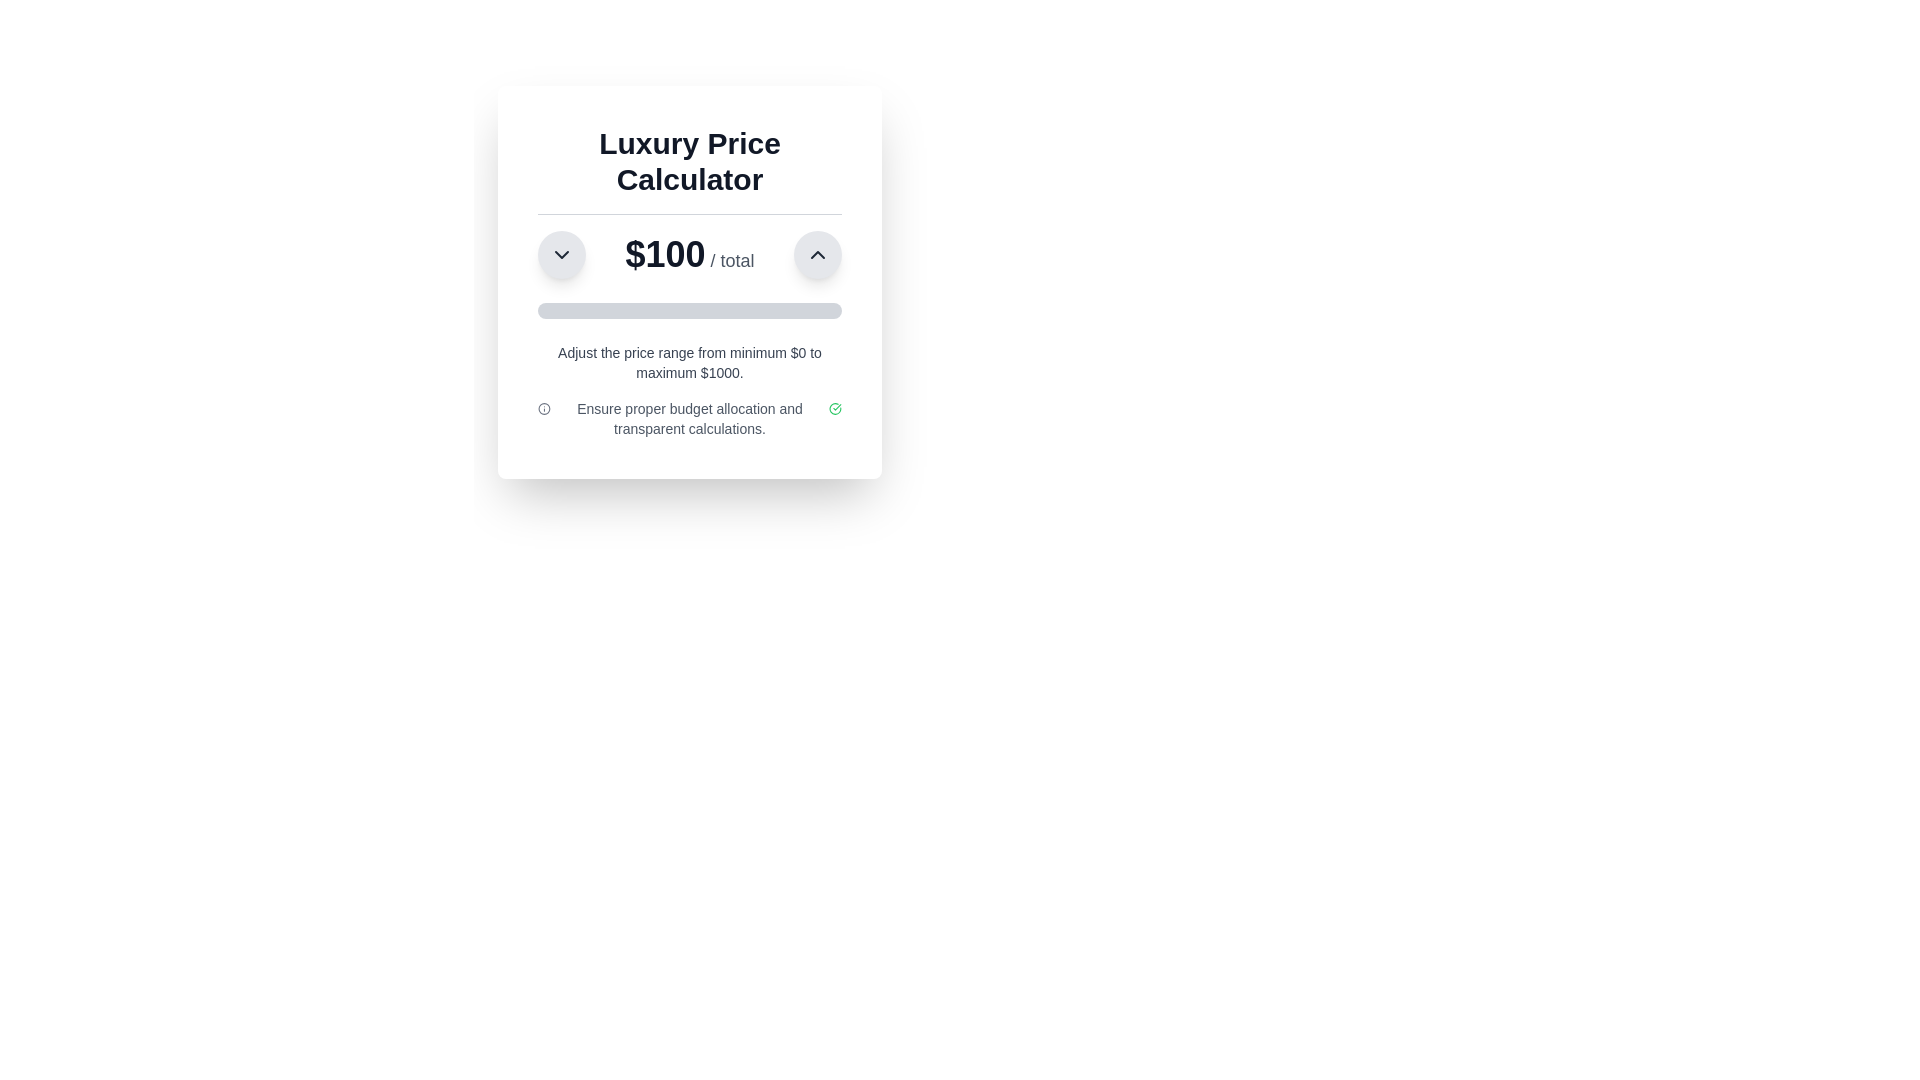  Describe the element at coordinates (541, 311) in the screenshot. I see `the slider's value` at that location.